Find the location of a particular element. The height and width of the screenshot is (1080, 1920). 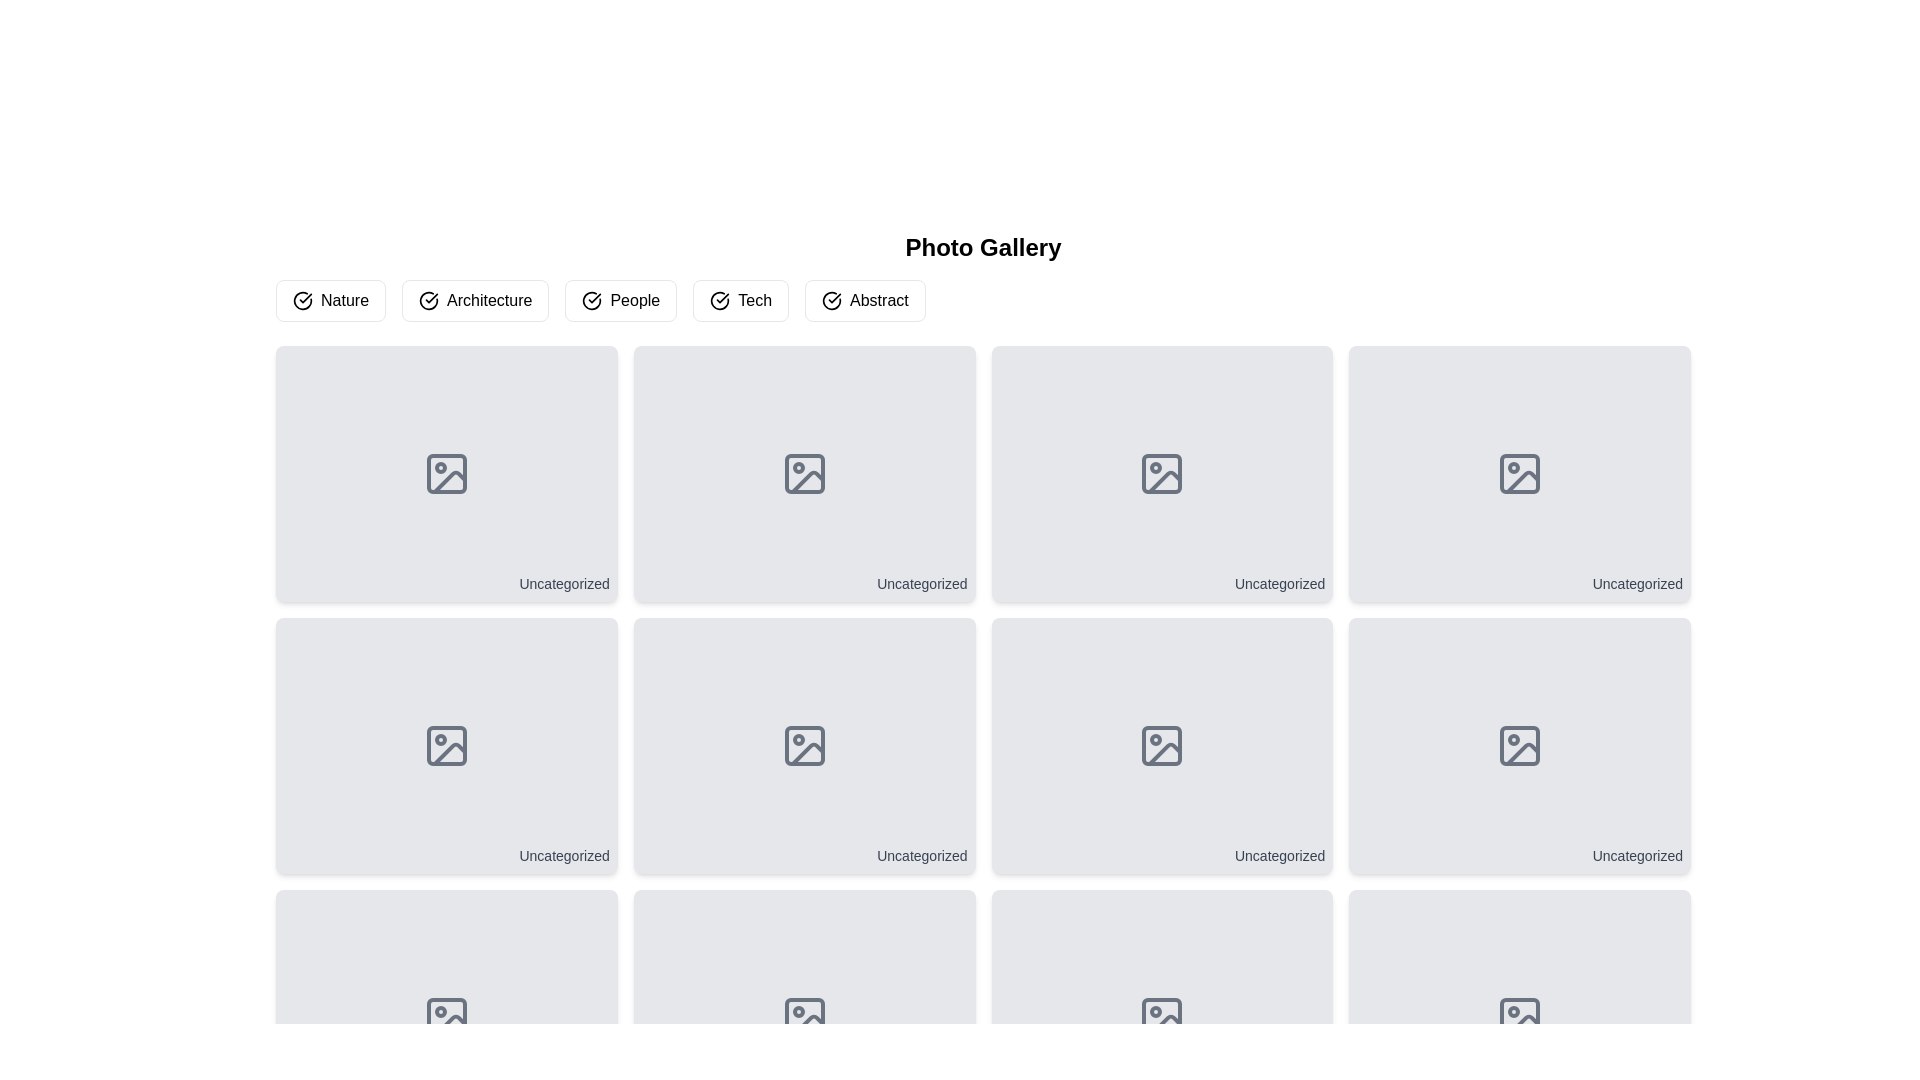

the SVG graphic element that serves as a placeholder for an image, located in the center of the grid tile in the fourth column of the first row is located at coordinates (1520, 474).